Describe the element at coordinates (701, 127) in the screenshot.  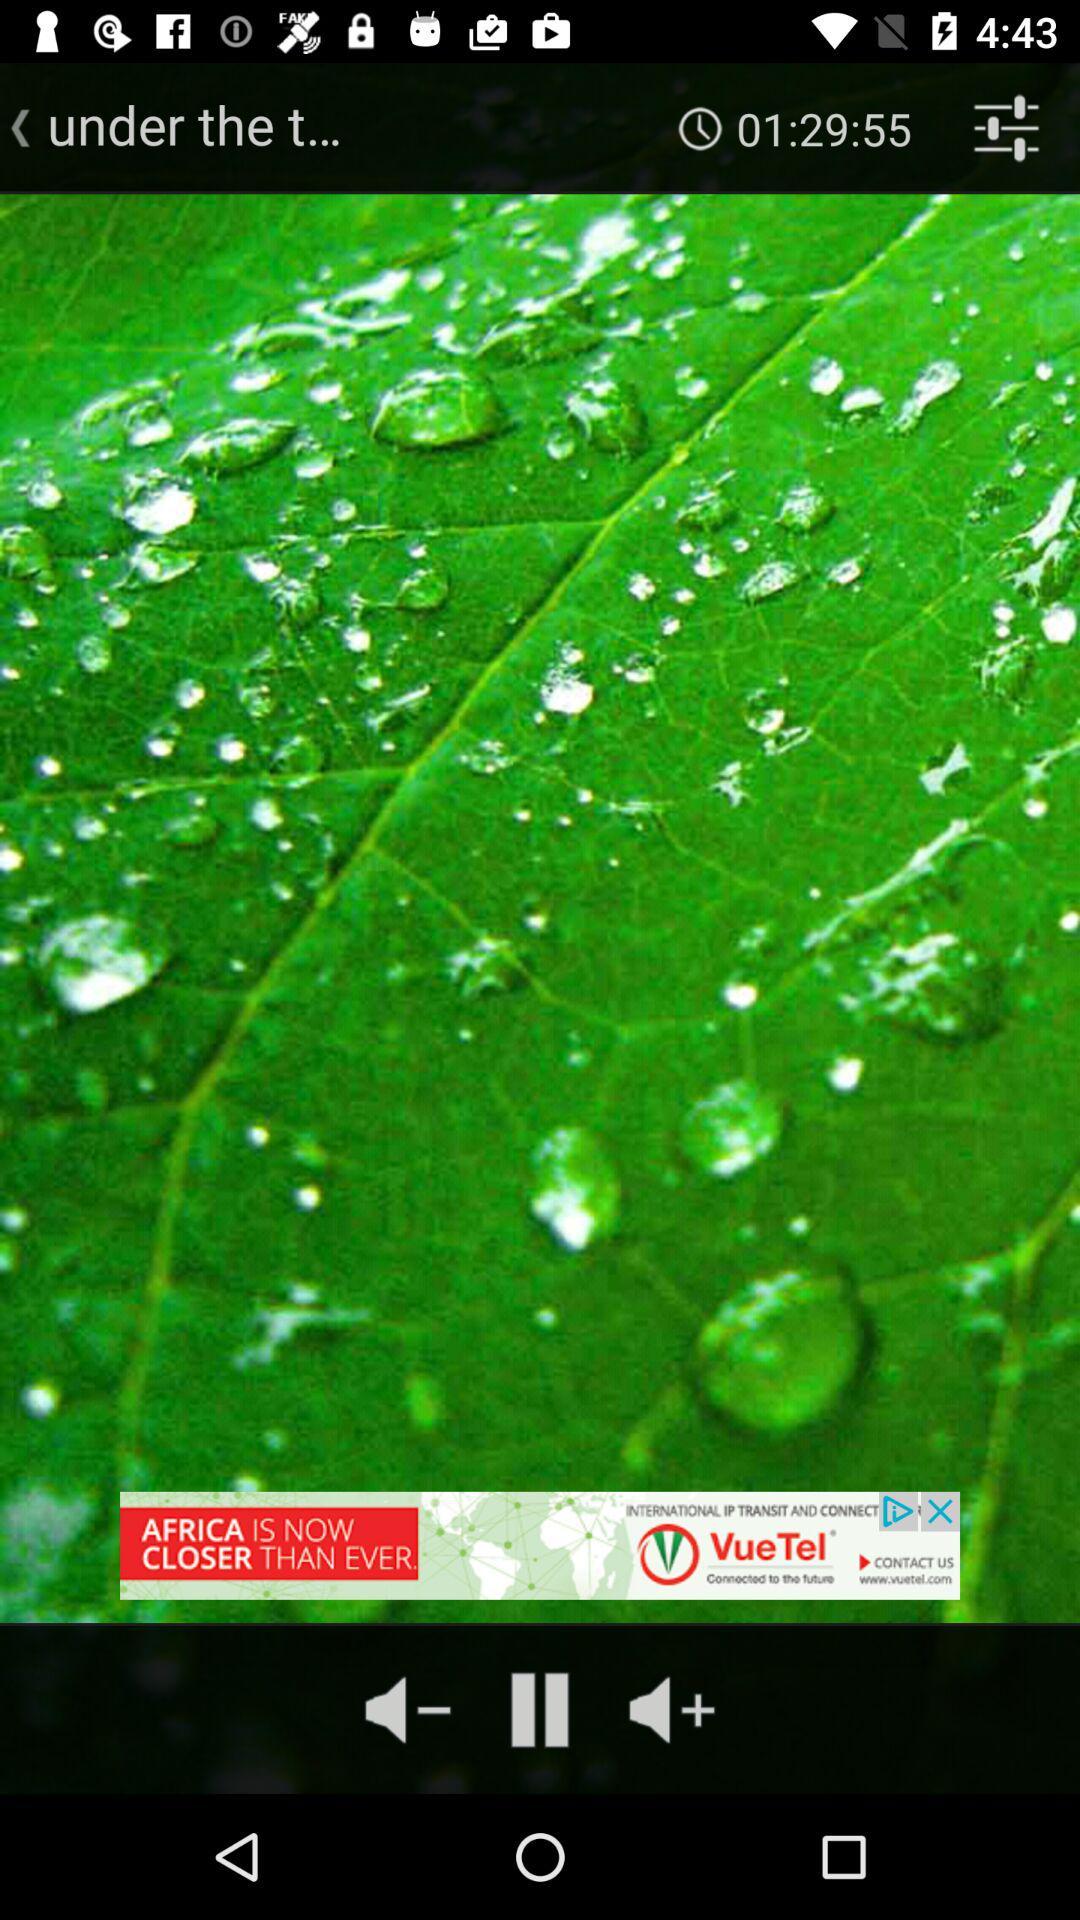
I see `the time icon` at that location.